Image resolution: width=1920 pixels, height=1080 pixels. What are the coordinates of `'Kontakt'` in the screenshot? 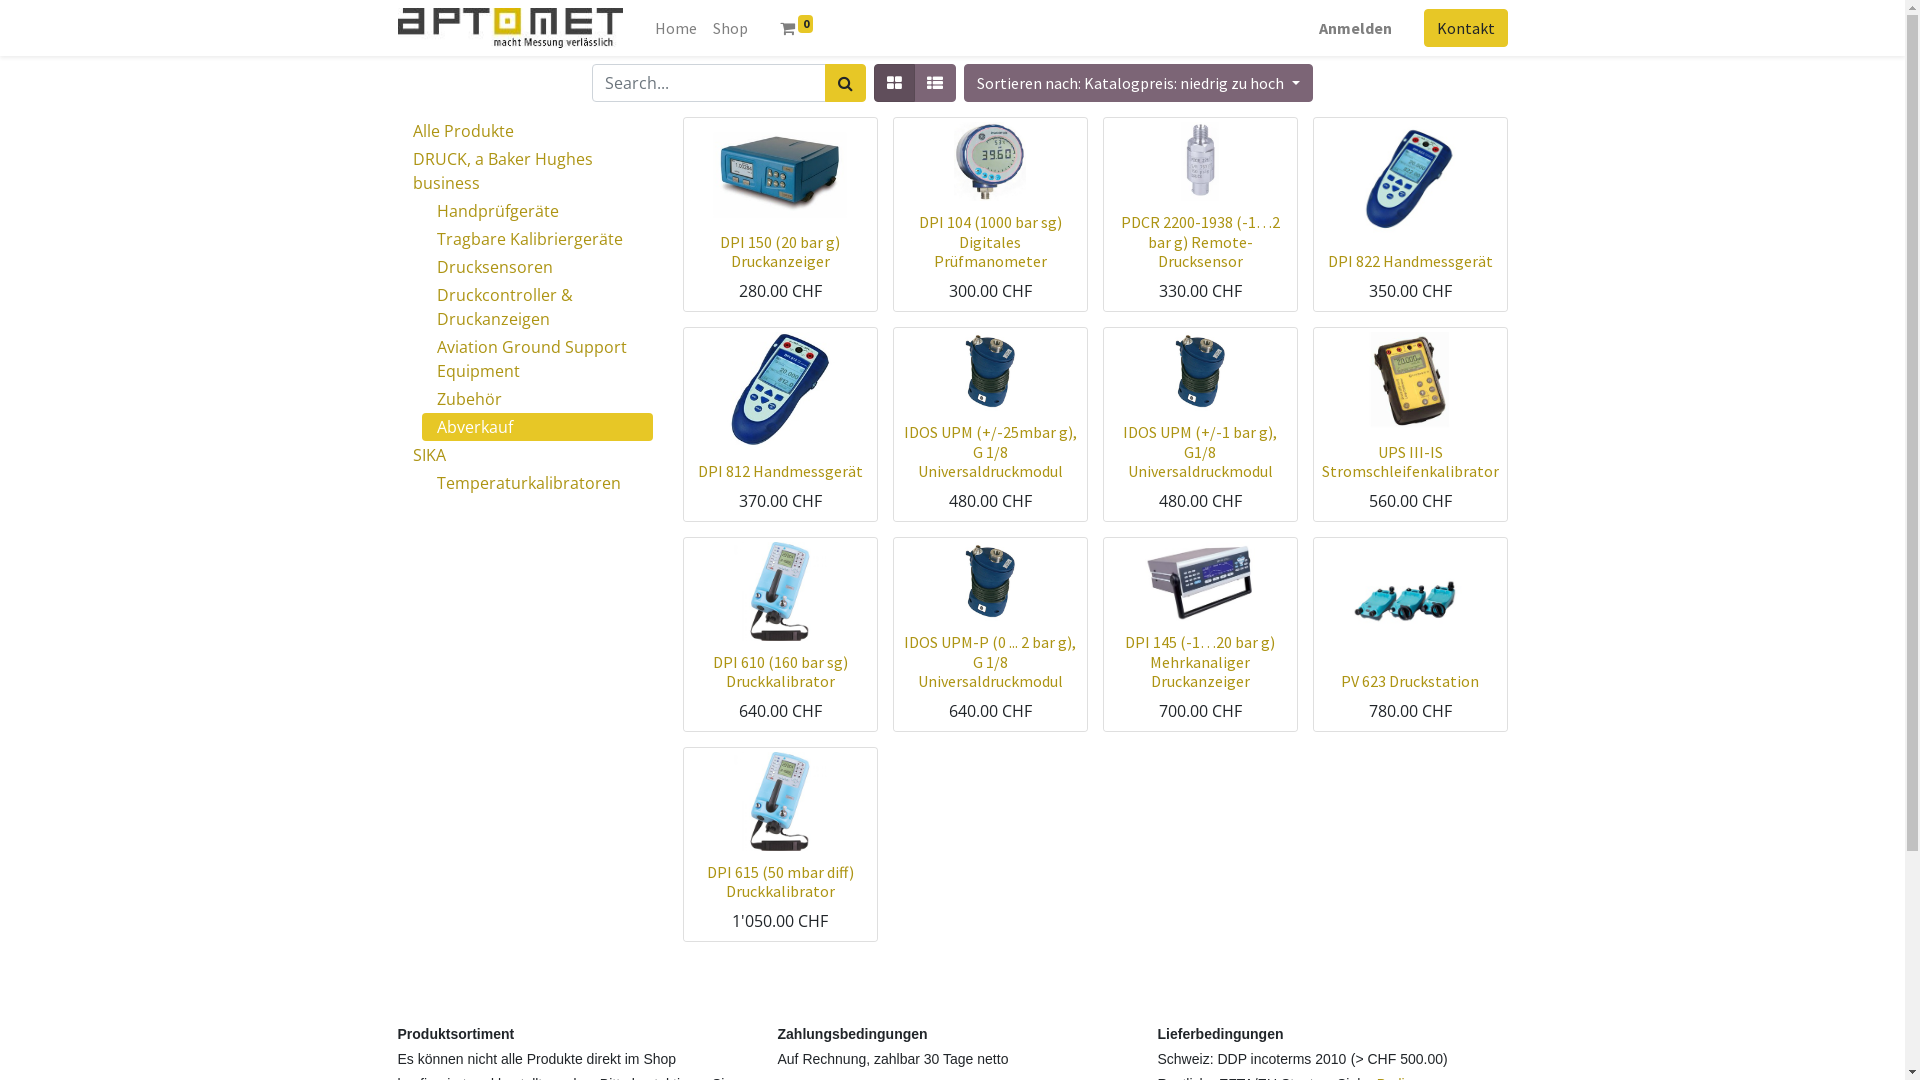 It's located at (1465, 27).